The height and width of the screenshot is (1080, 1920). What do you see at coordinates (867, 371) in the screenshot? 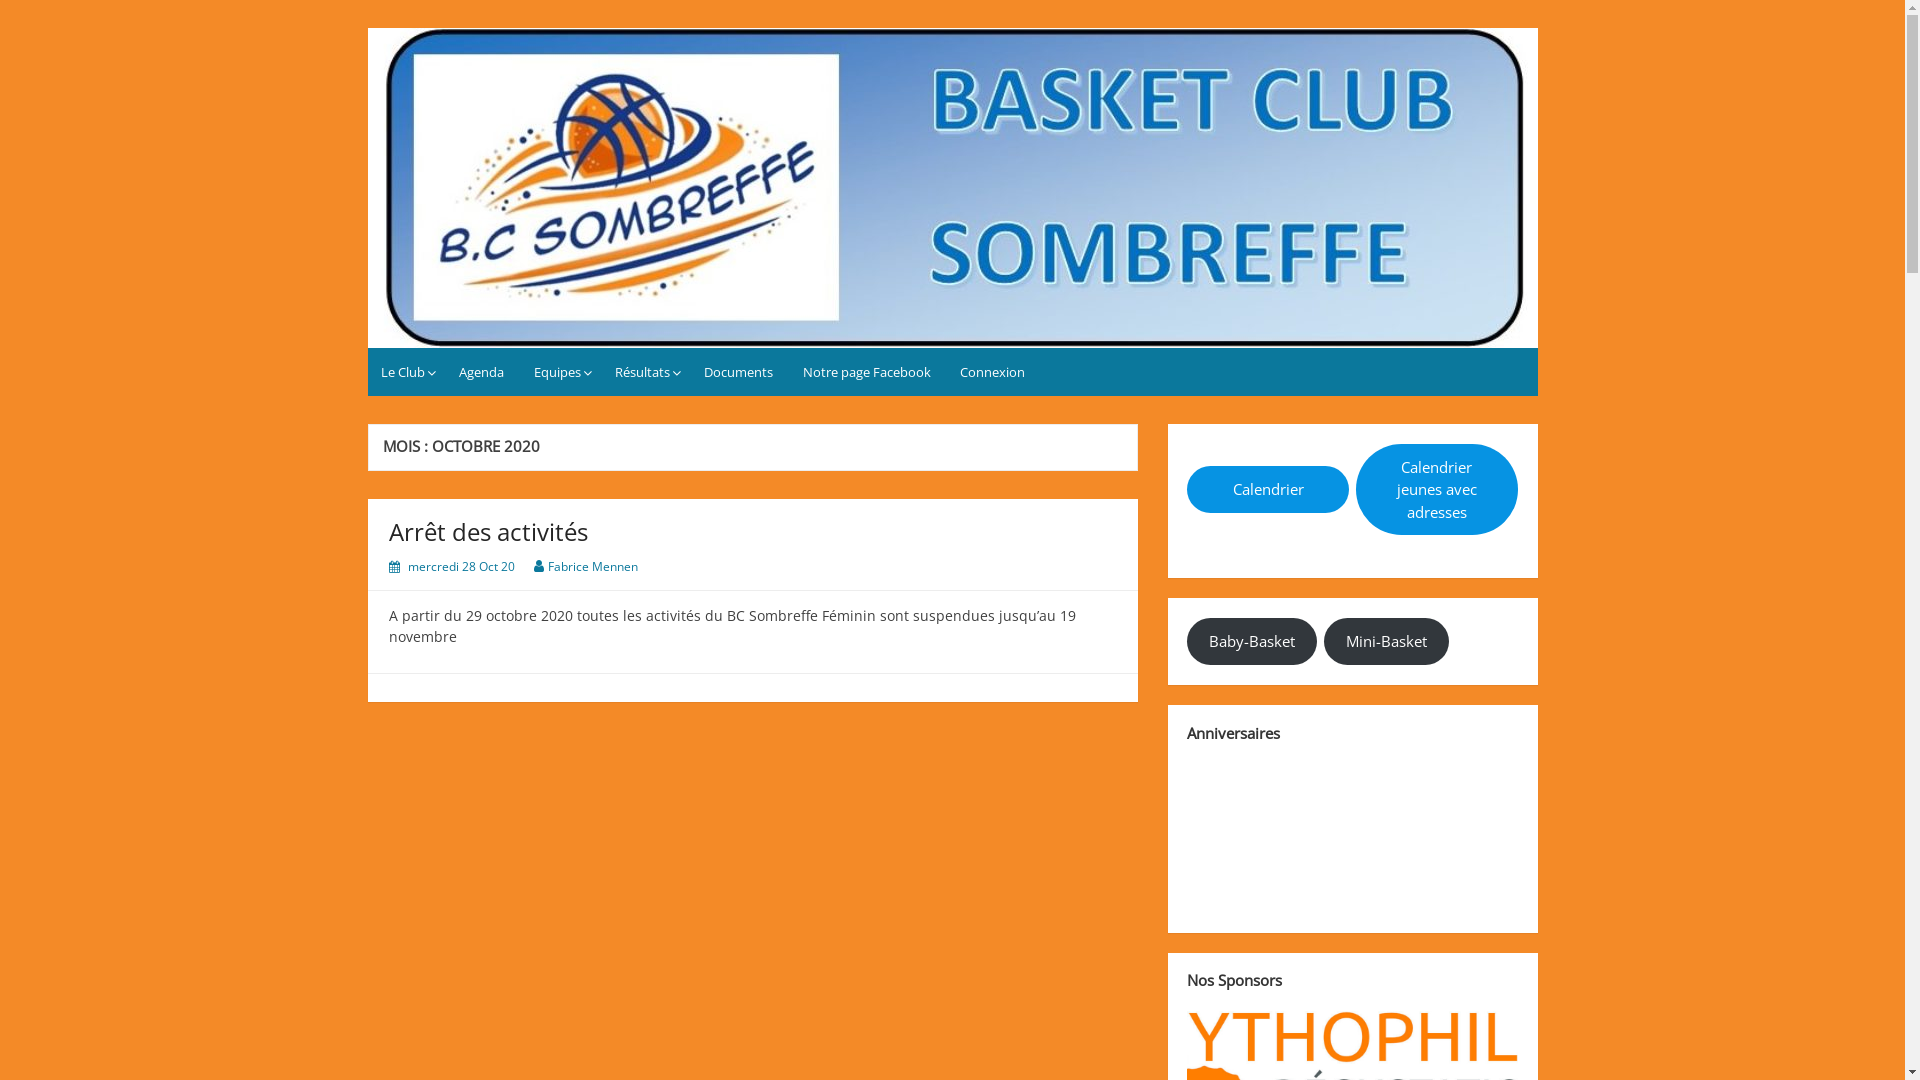
I see `'Notre page Facebook'` at bounding box center [867, 371].